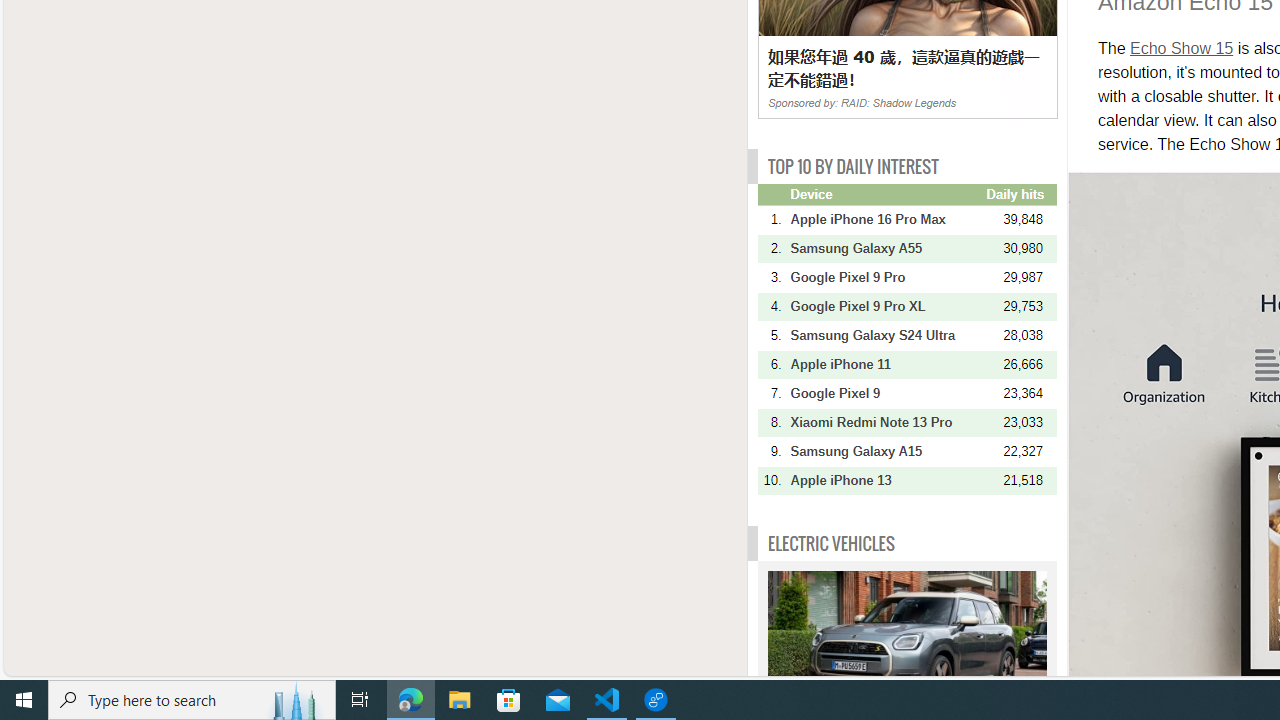 Image resolution: width=1280 pixels, height=720 pixels. I want to click on 'Google Pixel 9', so click(885, 393).